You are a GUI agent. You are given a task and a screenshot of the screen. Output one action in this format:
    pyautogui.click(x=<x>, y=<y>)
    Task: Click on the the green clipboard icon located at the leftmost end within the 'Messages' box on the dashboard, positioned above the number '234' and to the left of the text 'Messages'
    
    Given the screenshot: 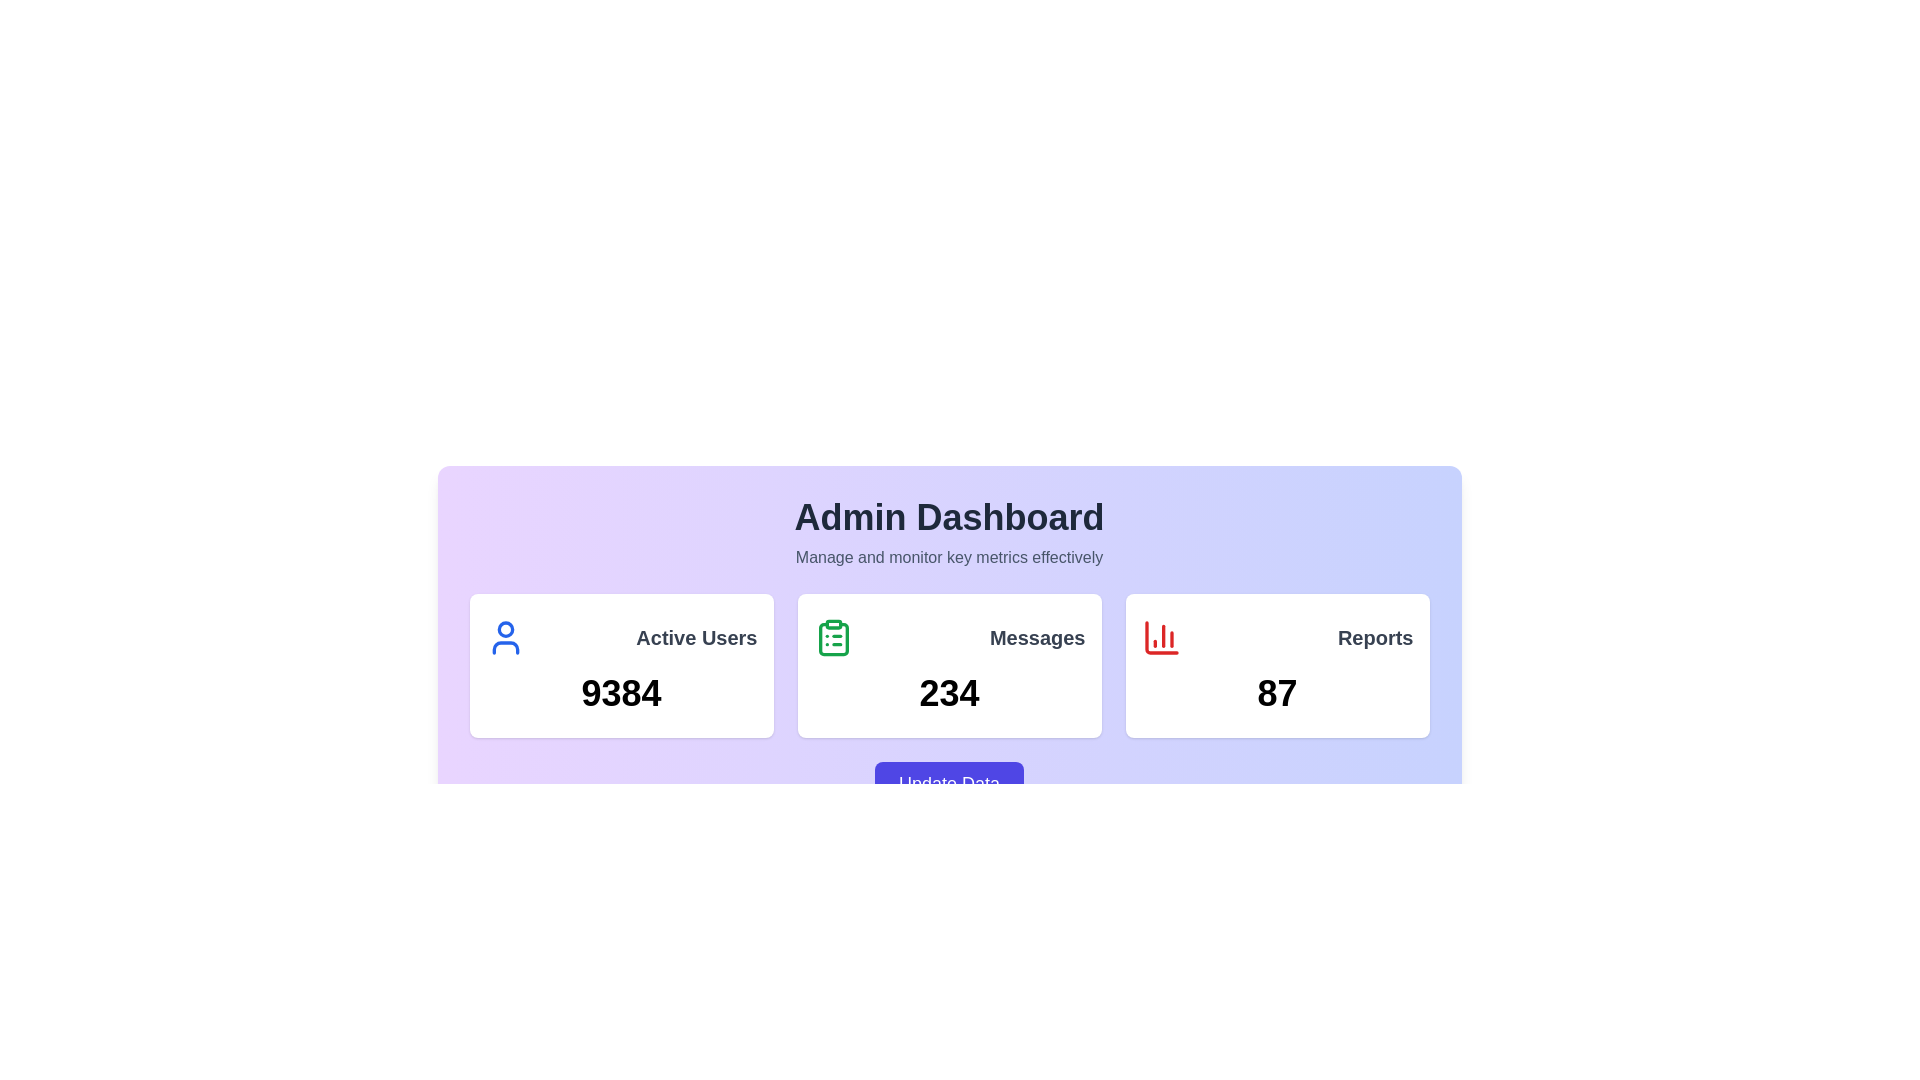 What is the action you would take?
    pyautogui.click(x=833, y=637)
    